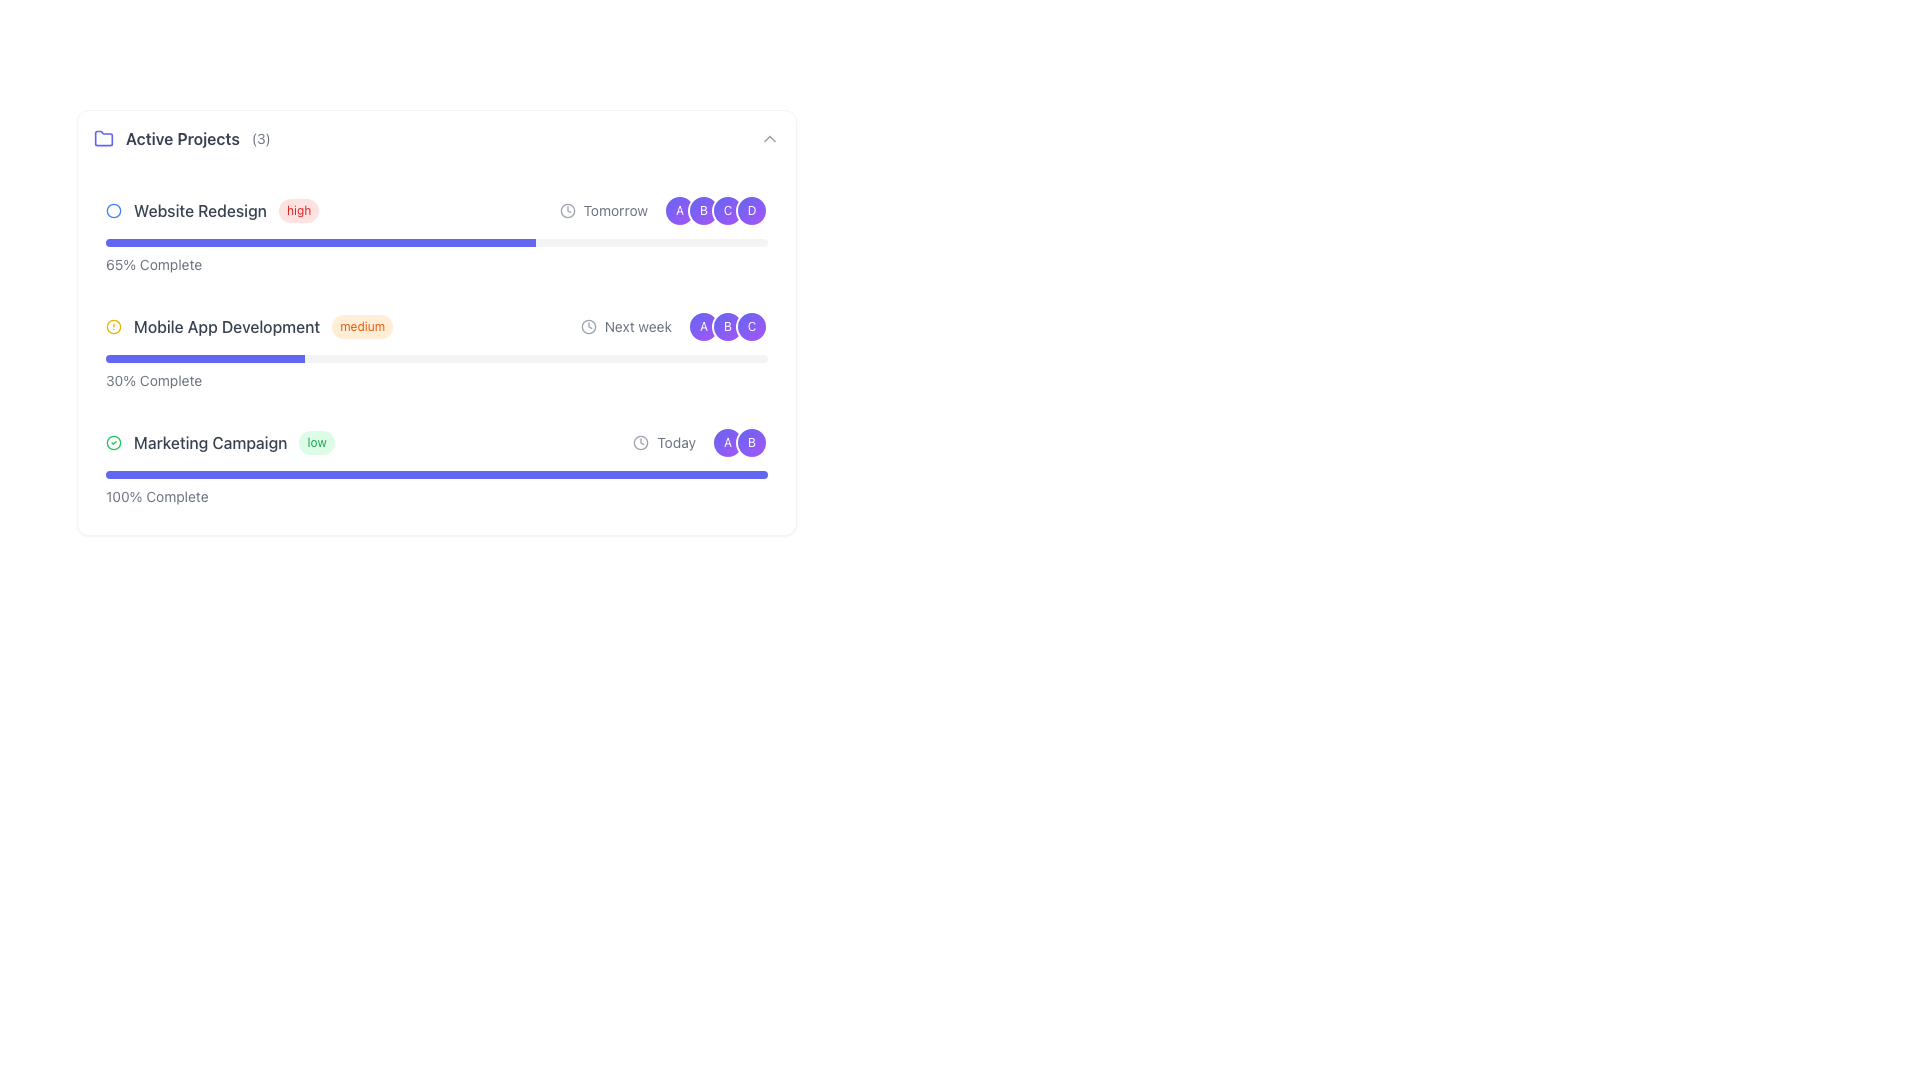 This screenshot has width=1920, height=1080. Describe the element at coordinates (566, 211) in the screenshot. I see `the clock icon representing the due date of the 'Website Redesign' project, which is located to the left of the 'Tomorrow' label in the 'Active Projects' section` at that location.